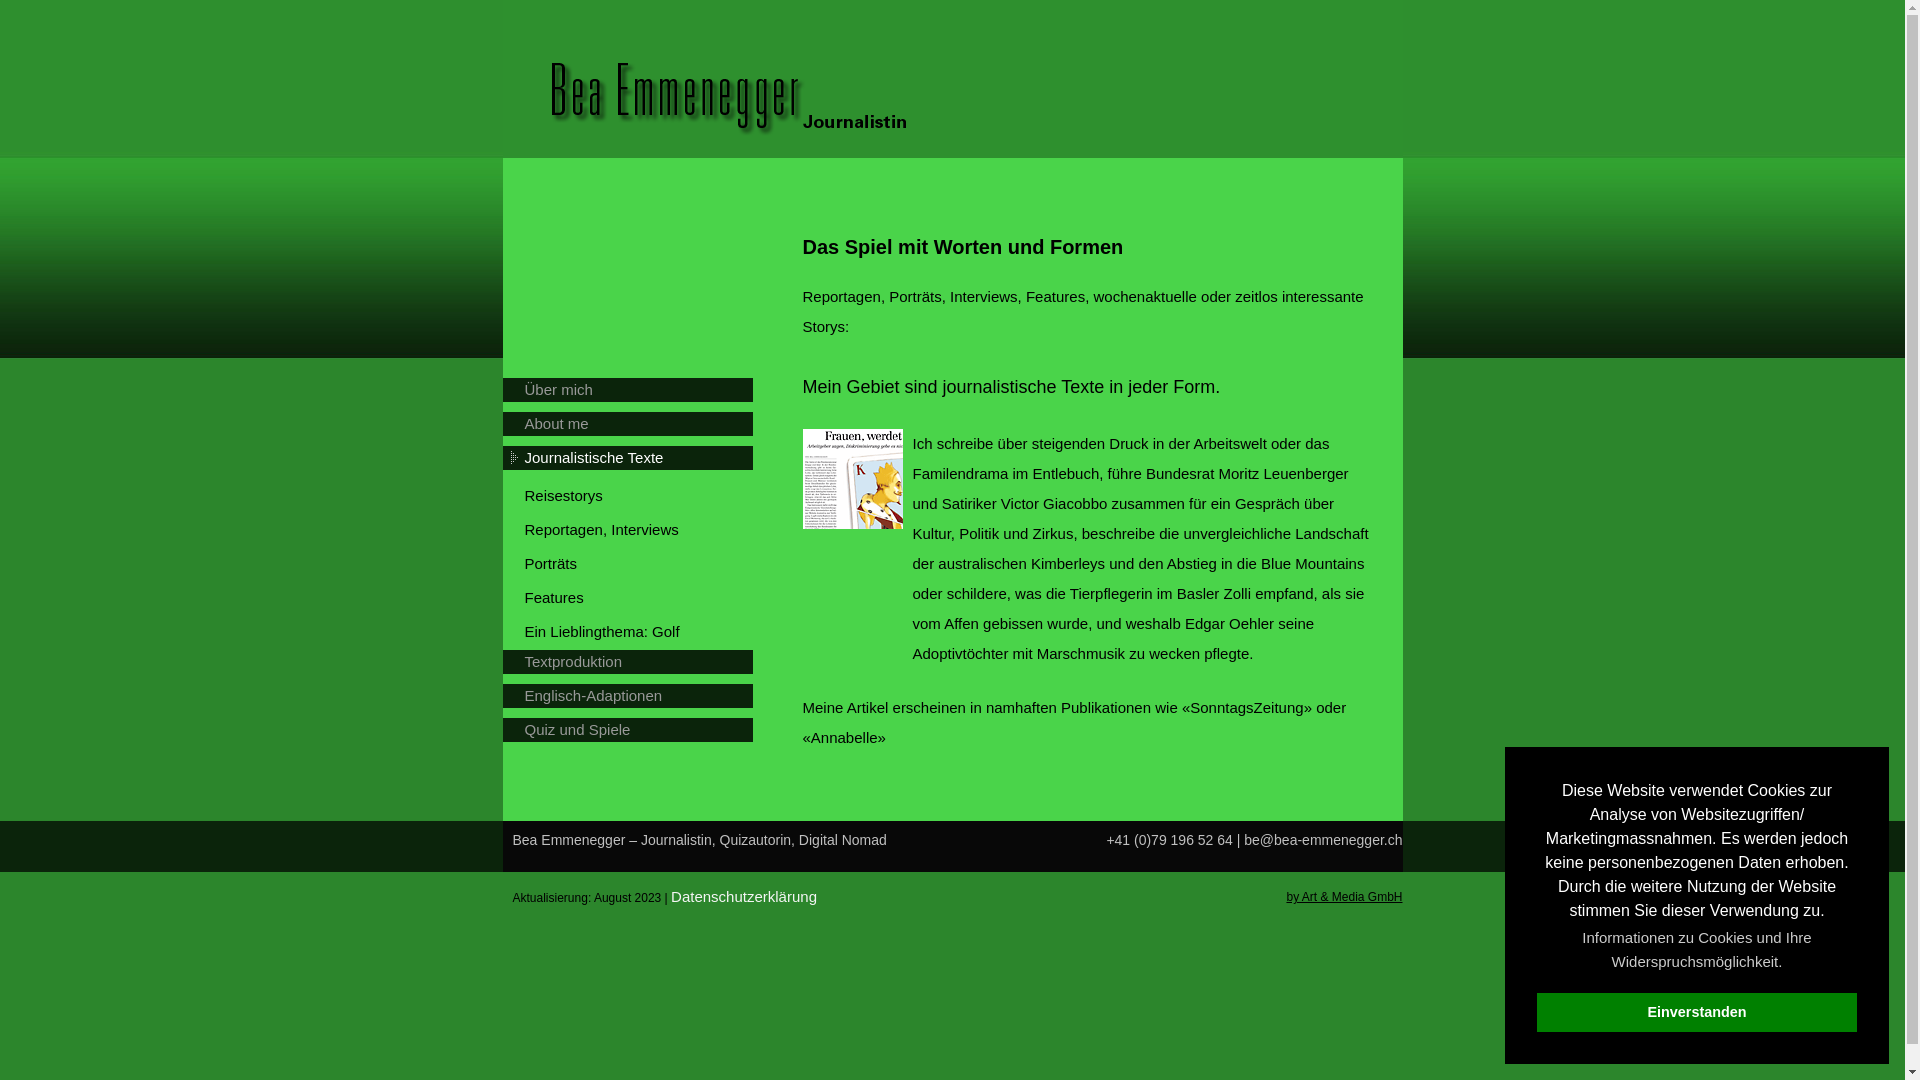 This screenshot has height=1080, width=1920. Describe the element at coordinates (523, 729) in the screenshot. I see `'Quiz und Spiele'` at that location.